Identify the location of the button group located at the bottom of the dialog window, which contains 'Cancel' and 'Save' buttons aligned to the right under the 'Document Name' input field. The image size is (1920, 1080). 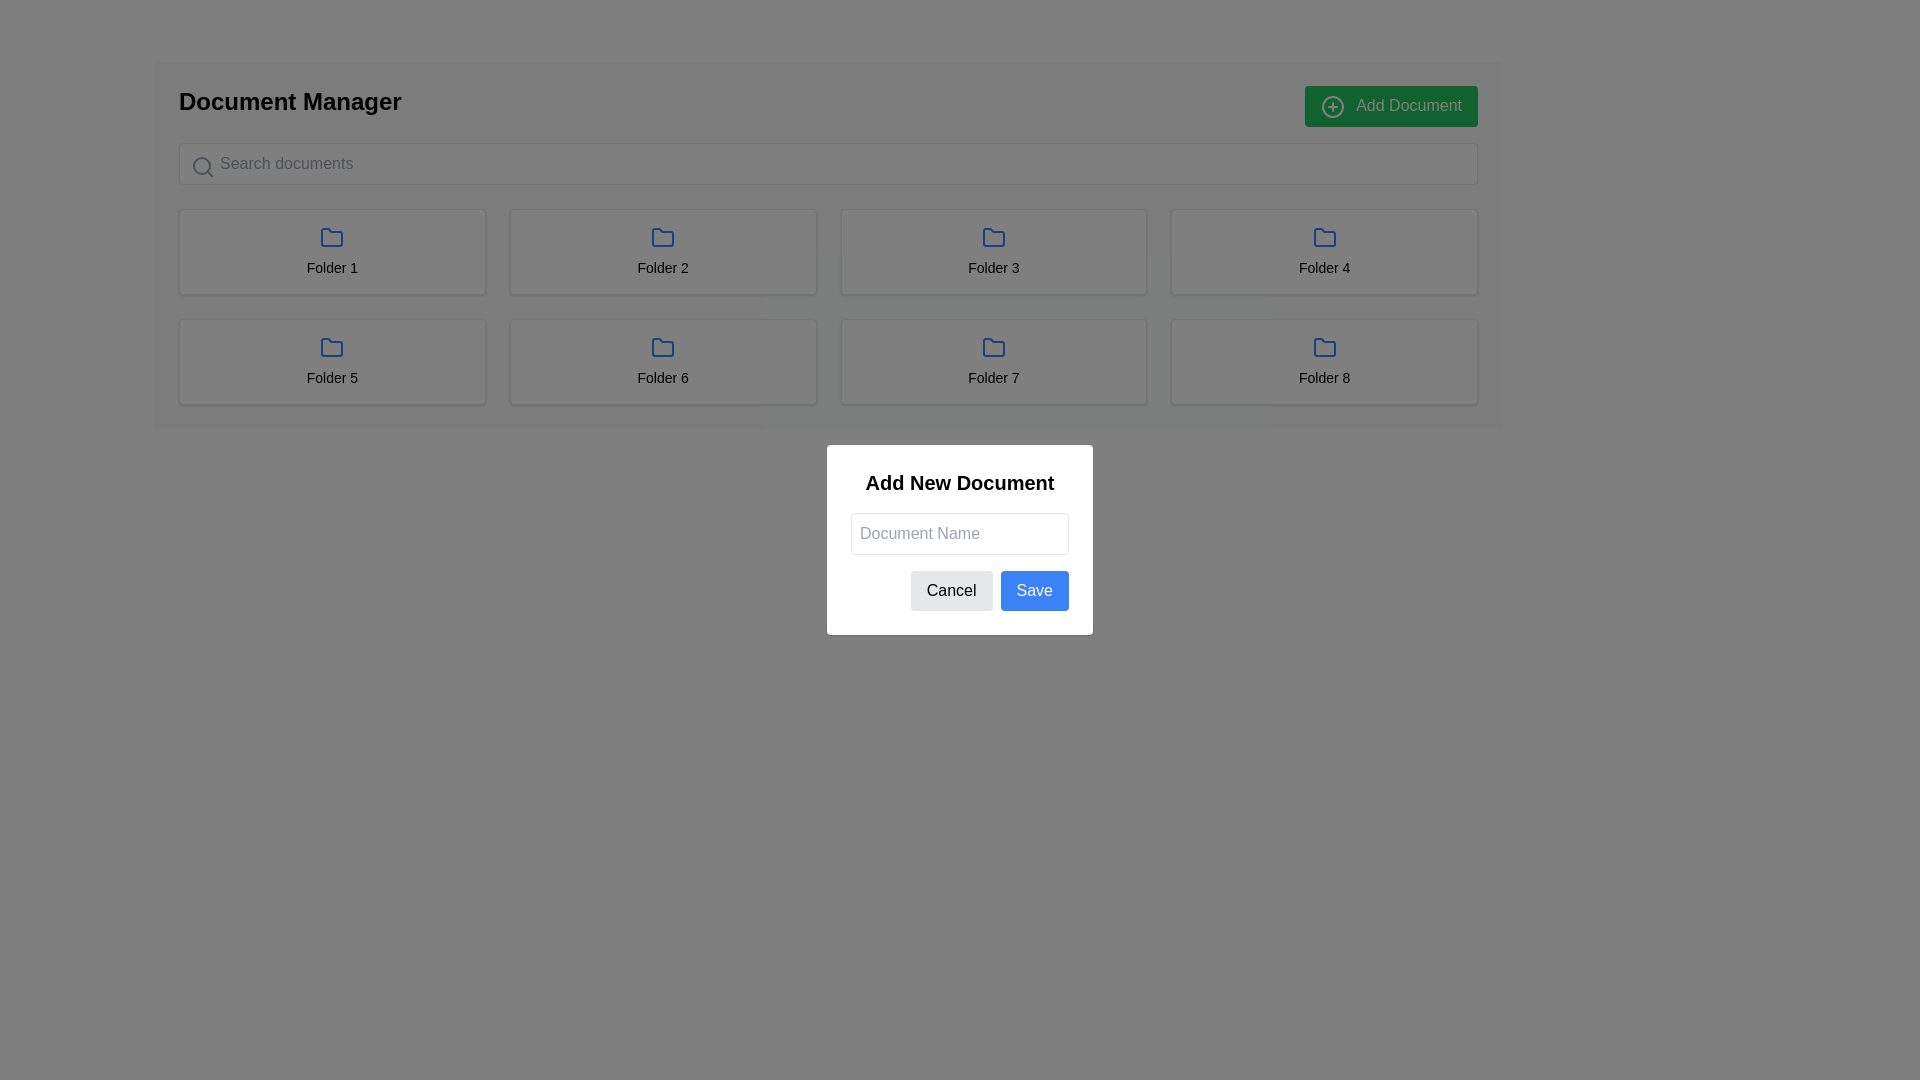
(960, 589).